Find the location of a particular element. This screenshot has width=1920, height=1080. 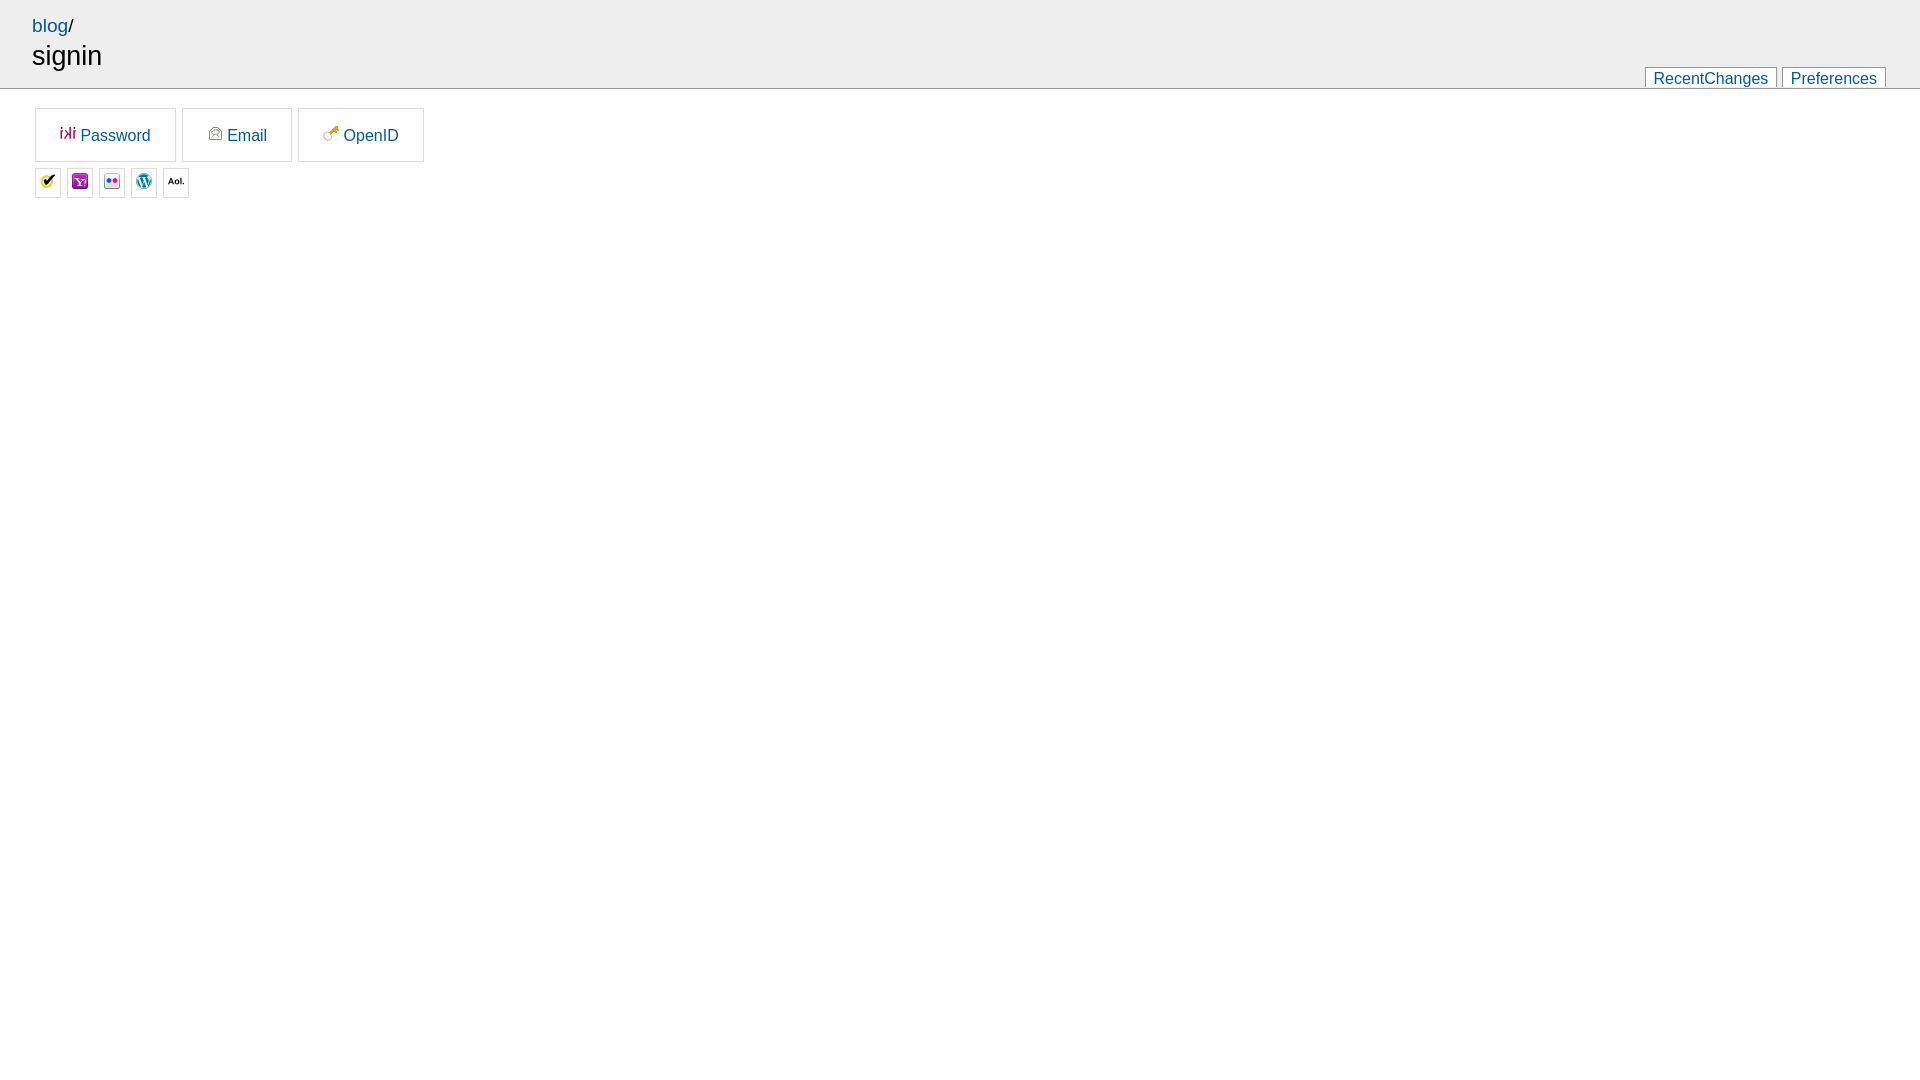

'RecentChanges' is located at coordinates (1654, 77).